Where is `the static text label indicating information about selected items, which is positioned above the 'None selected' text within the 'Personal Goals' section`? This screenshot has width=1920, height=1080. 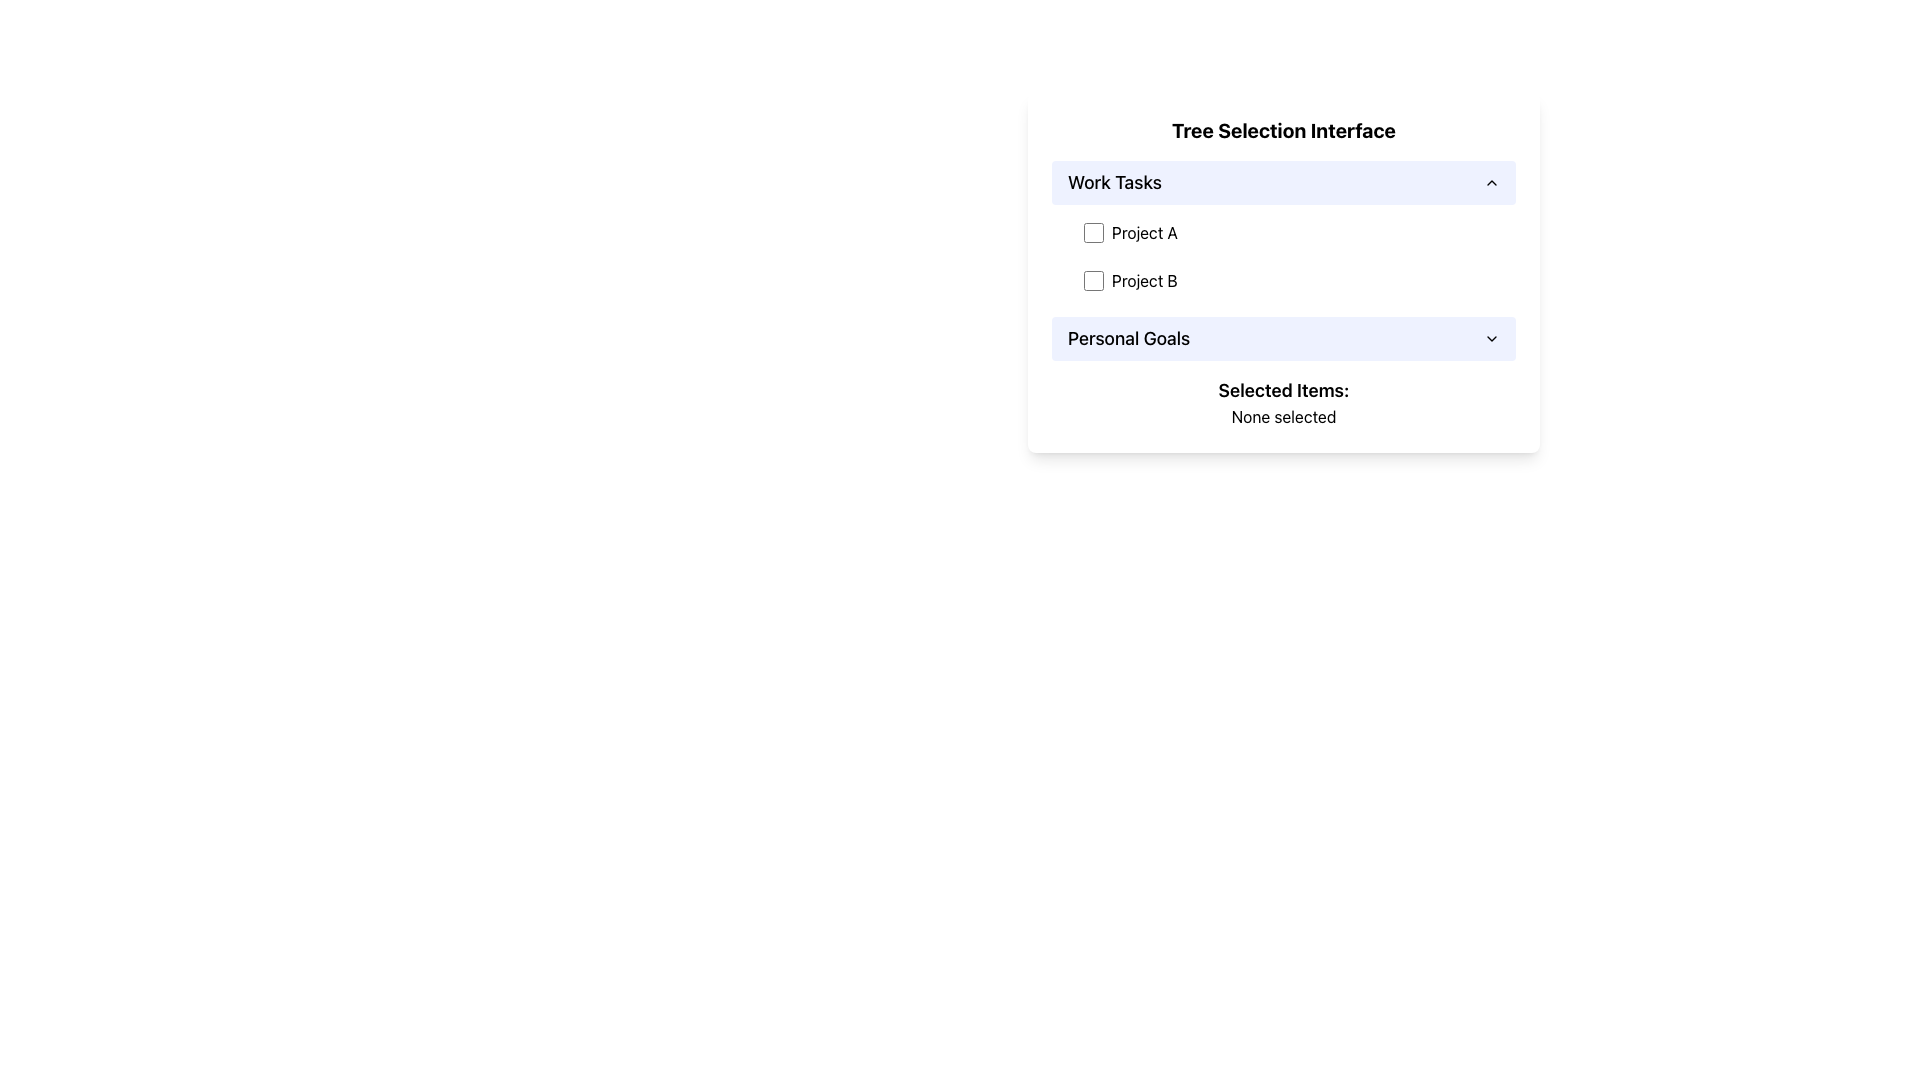 the static text label indicating information about selected items, which is positioned above the 'None selected' text within the 'Personal Goals' section is located at coordinates (1283, 390).